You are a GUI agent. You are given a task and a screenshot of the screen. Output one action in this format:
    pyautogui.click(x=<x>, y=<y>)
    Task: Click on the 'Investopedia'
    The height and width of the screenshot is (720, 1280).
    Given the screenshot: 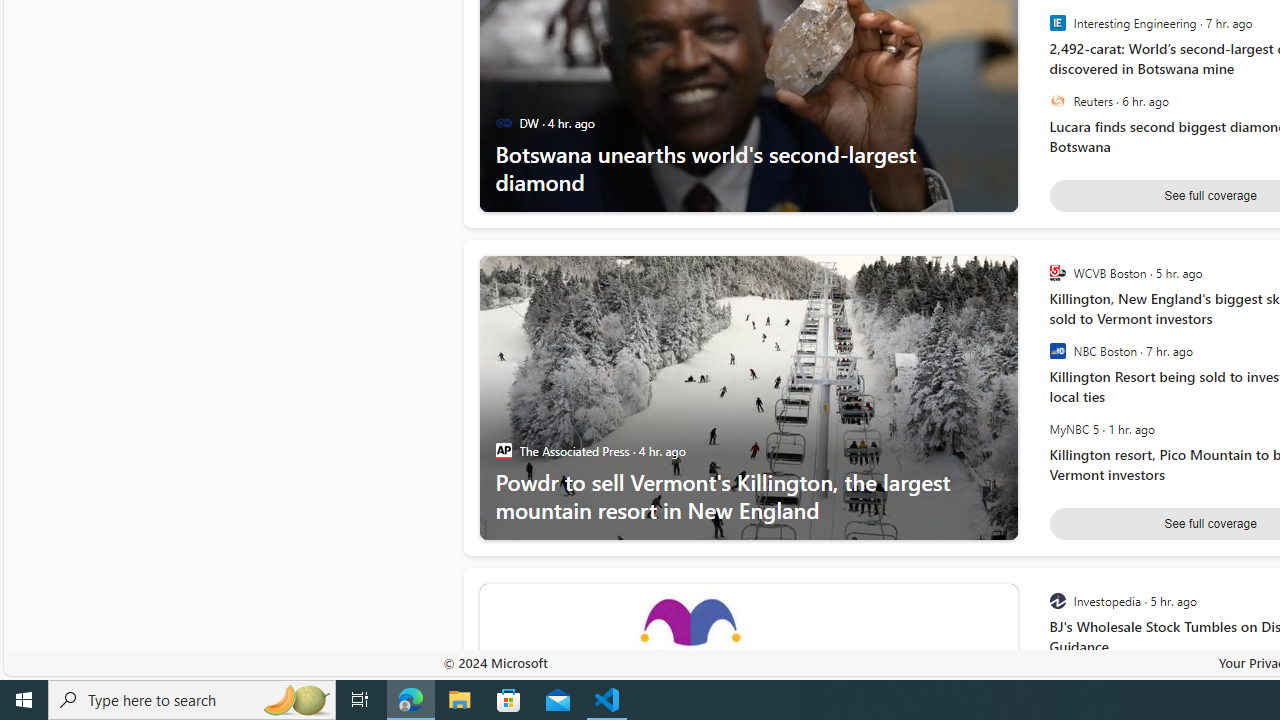 What is the action you would take?
    pyautogui.click(x=1056, y=600)
    